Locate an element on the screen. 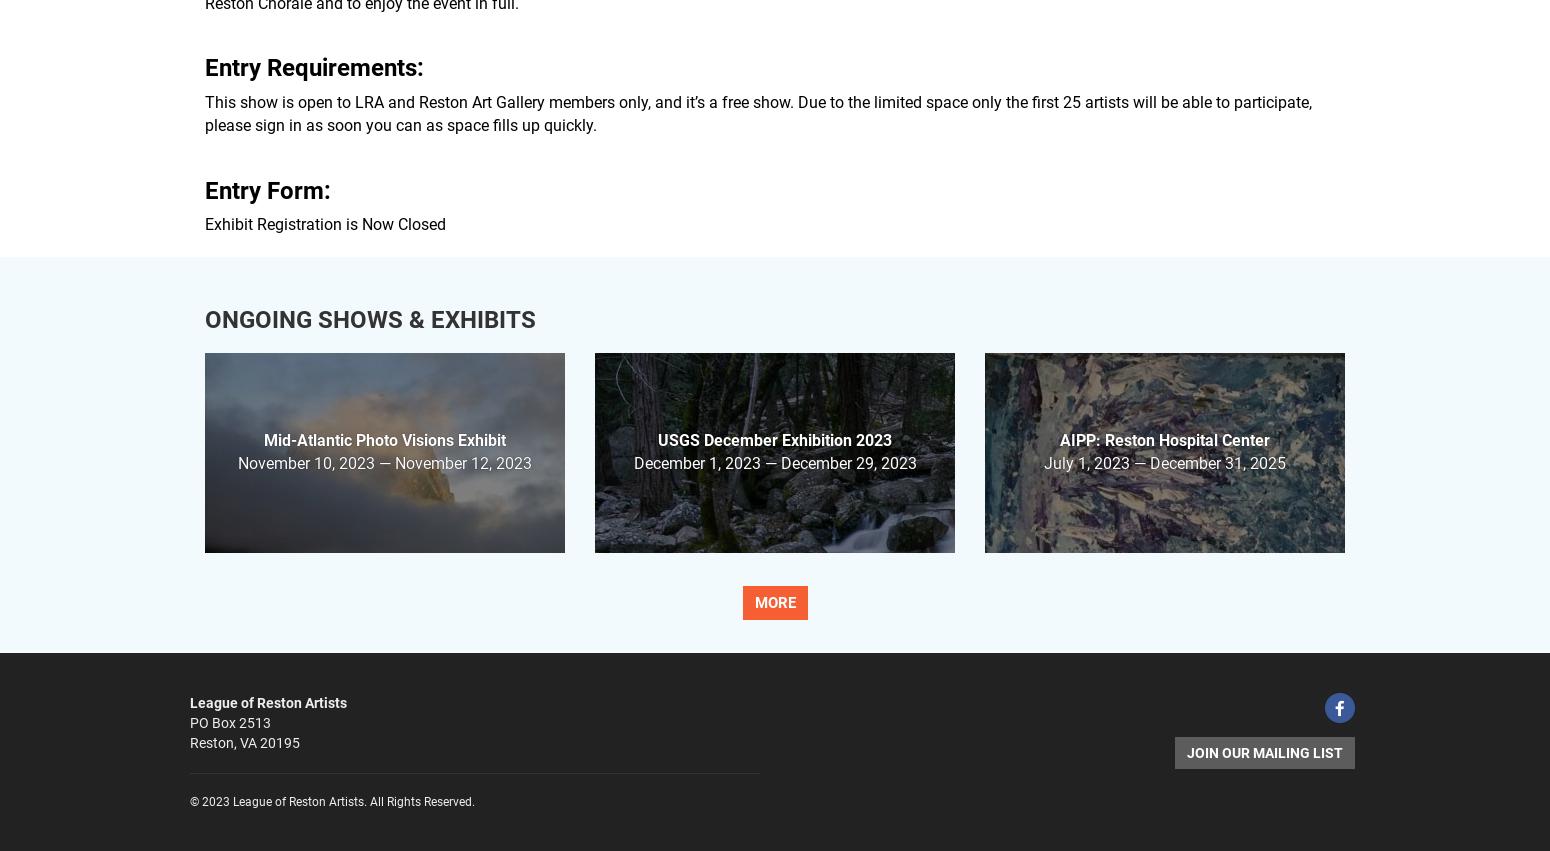  'AIPP: Reston Hospital Center' is located at coordinates (1164, 440).